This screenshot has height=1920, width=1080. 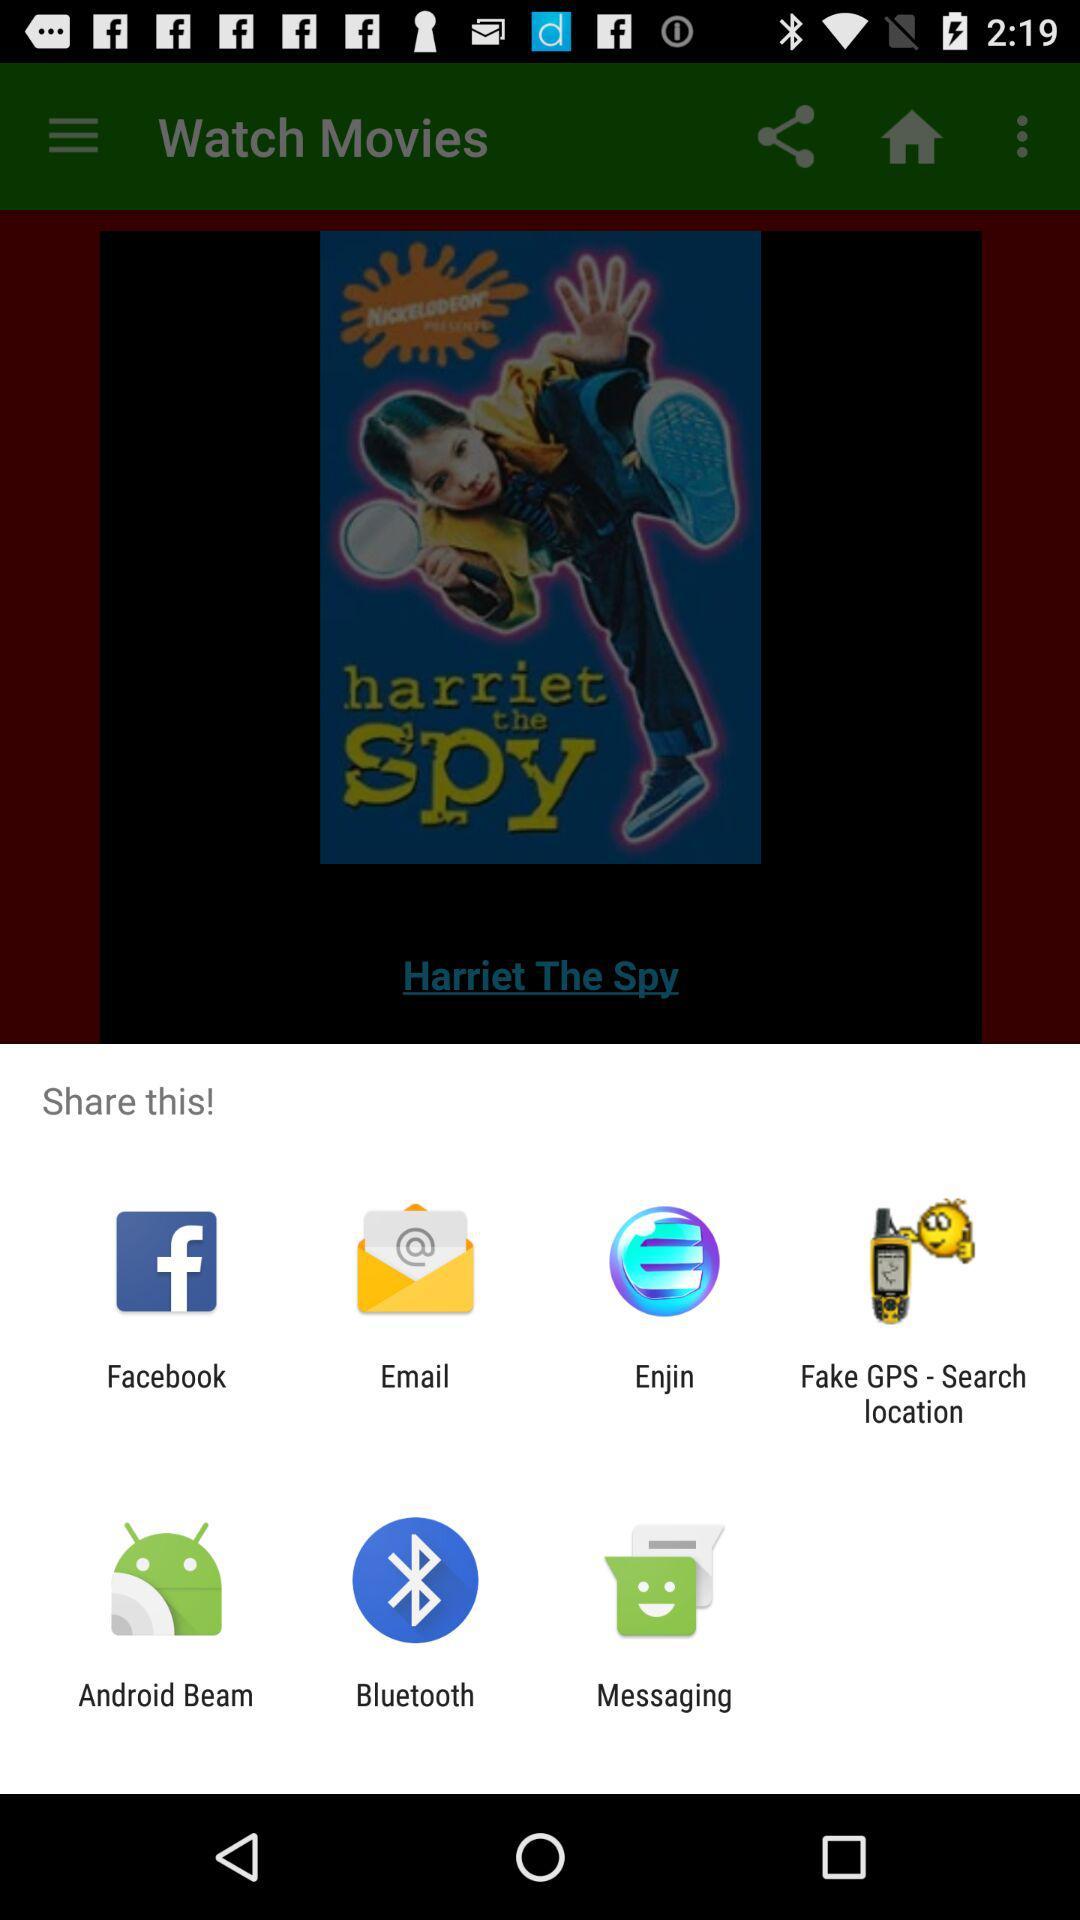 What do you see at coordinates (414, 1711) in the screenshot?
I see `icon next to messaging app` at bounding box center [414, 1711].